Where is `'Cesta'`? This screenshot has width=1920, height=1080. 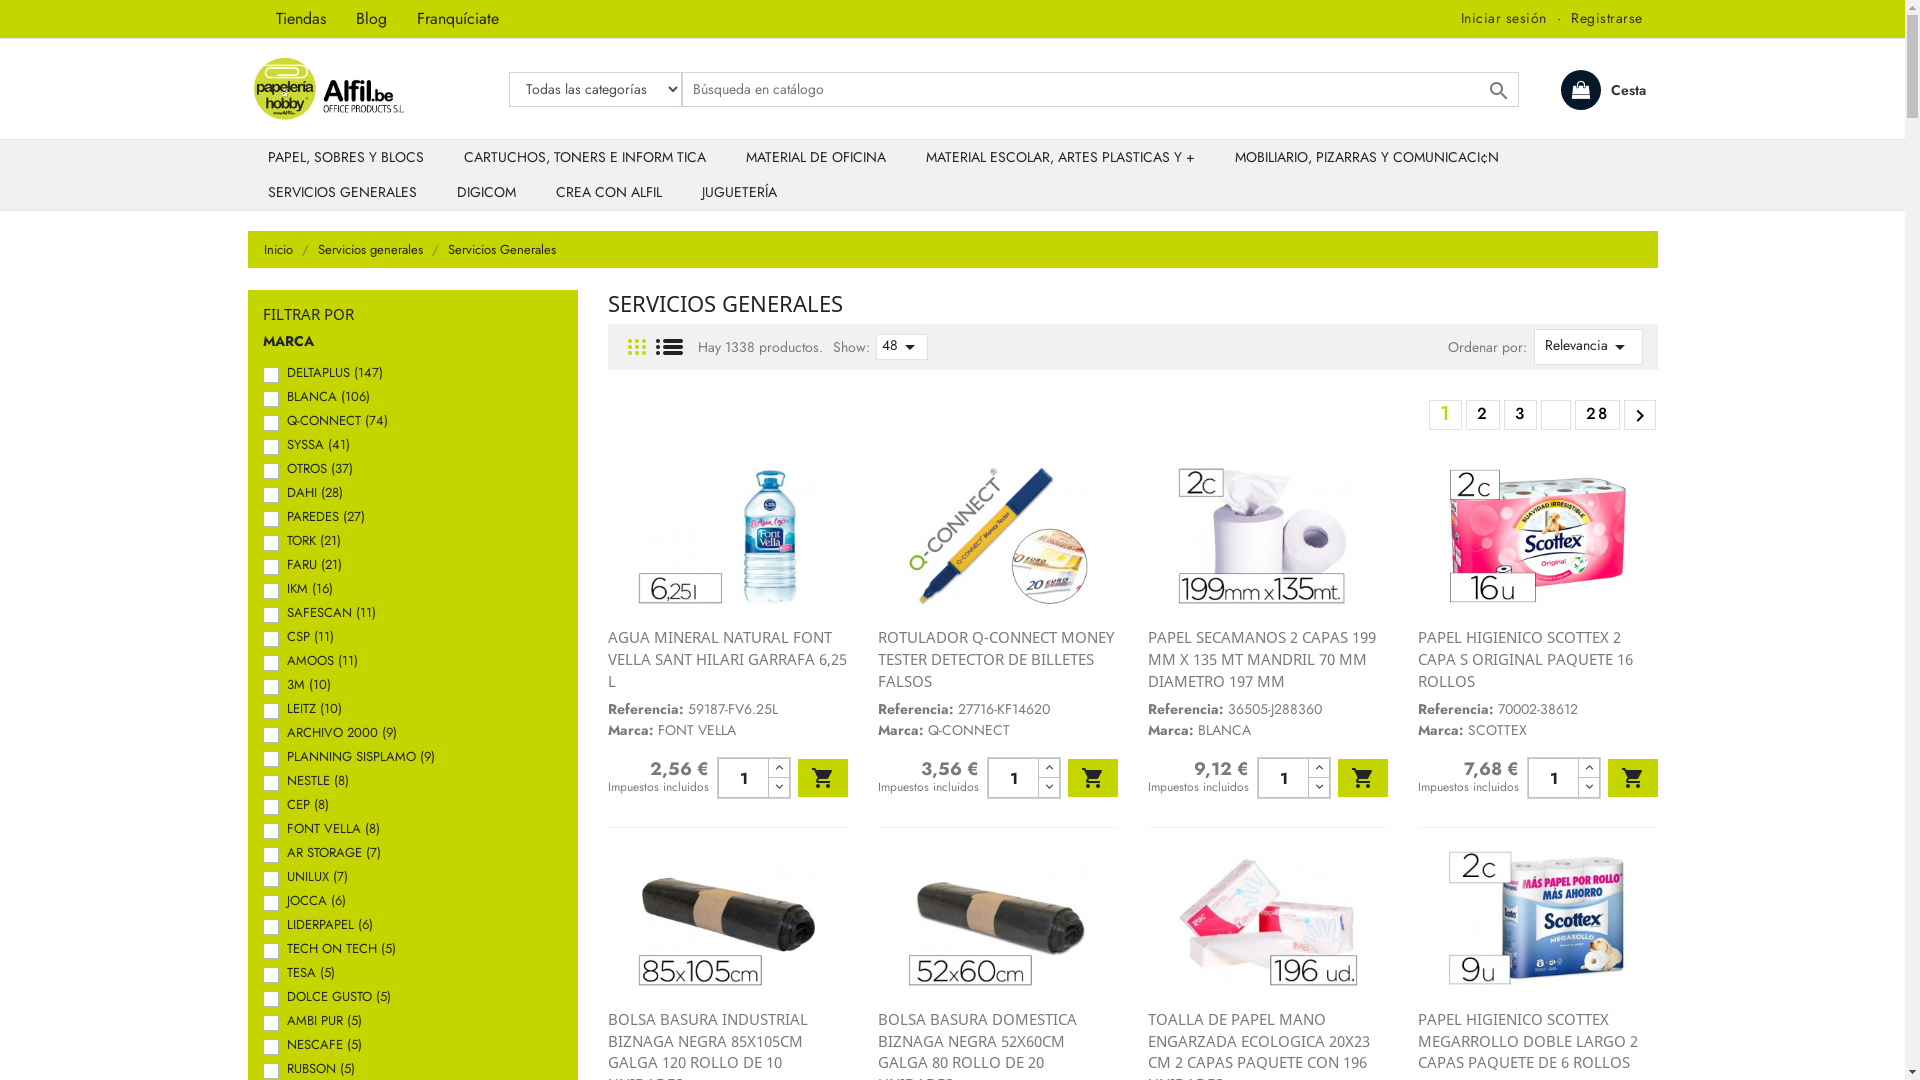 'Cesta' is located at coordinates (1559, 88).